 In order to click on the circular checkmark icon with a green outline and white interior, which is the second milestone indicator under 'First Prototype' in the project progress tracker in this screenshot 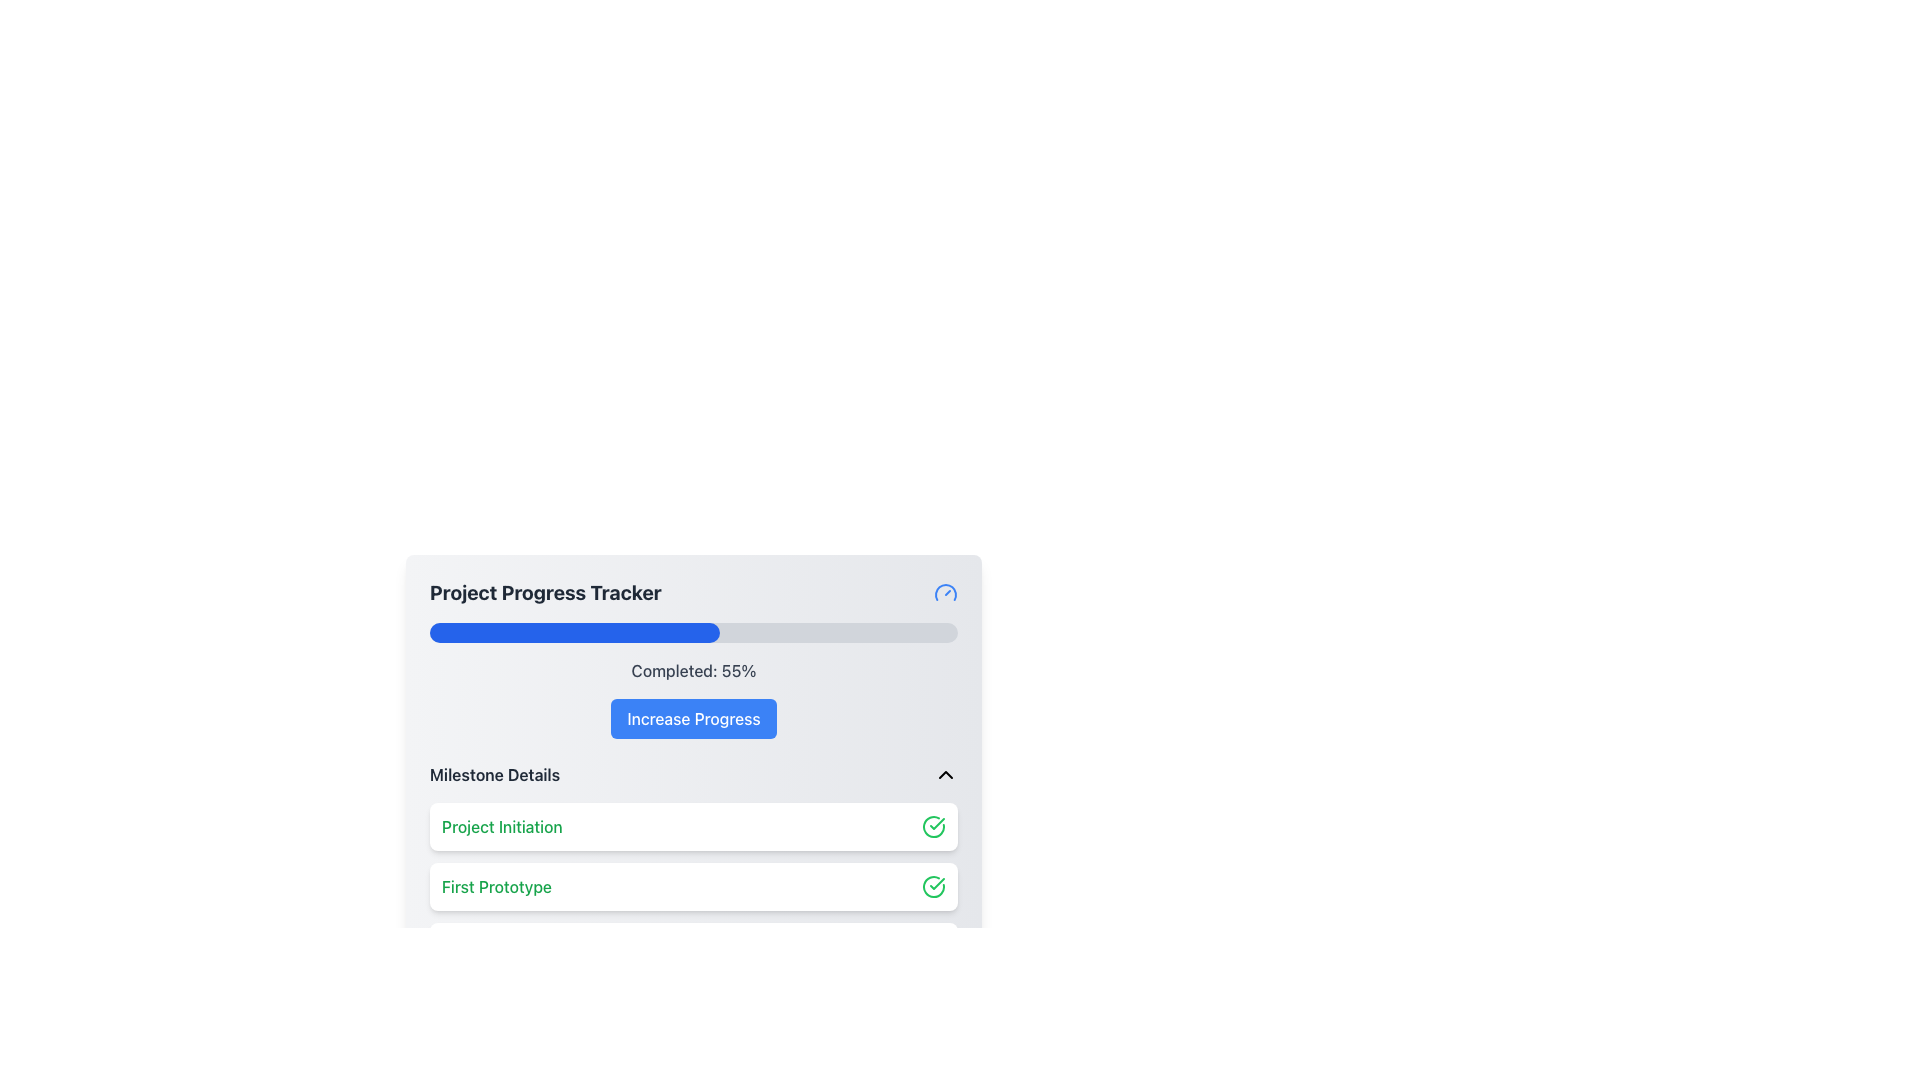, I will do `click(933, 886)`.